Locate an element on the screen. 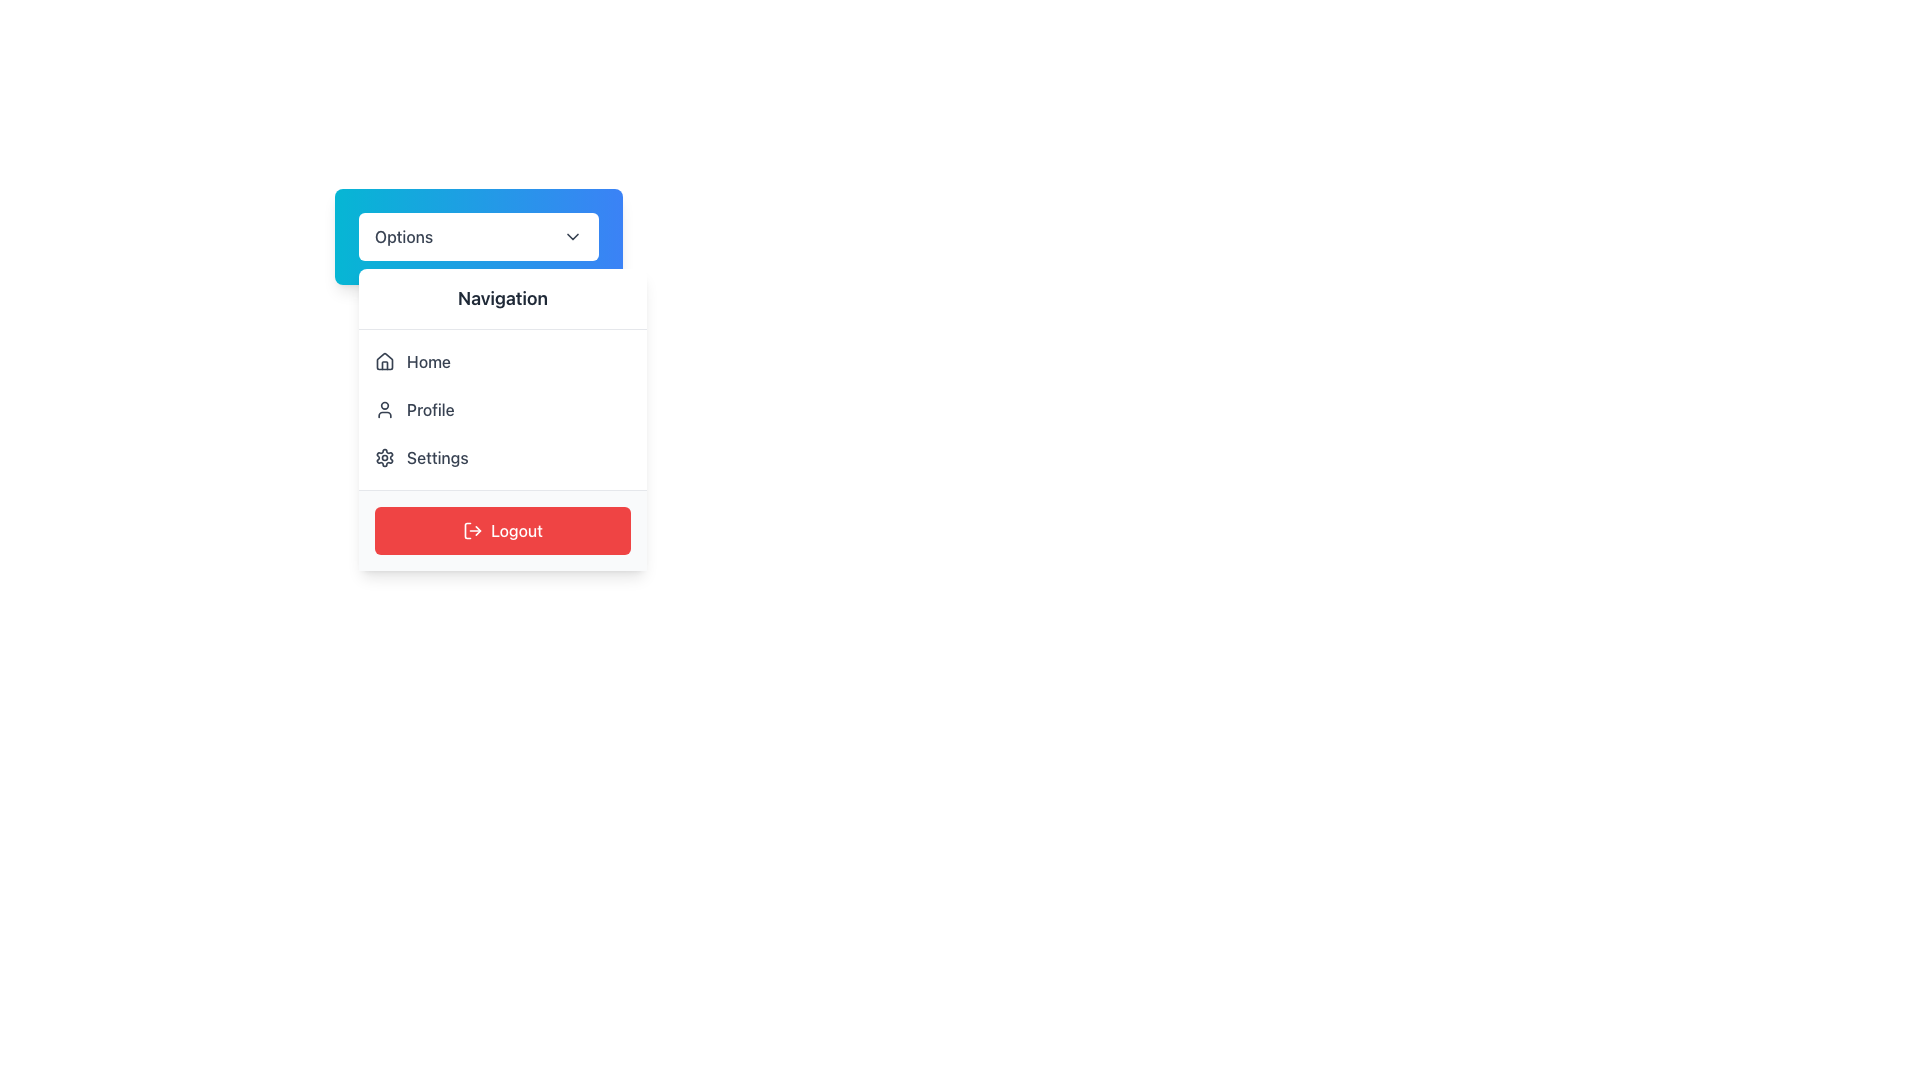 The image size is (1920, 1080). the 'Profile' text label in the navigation panel is located at coordinates (429, 408).